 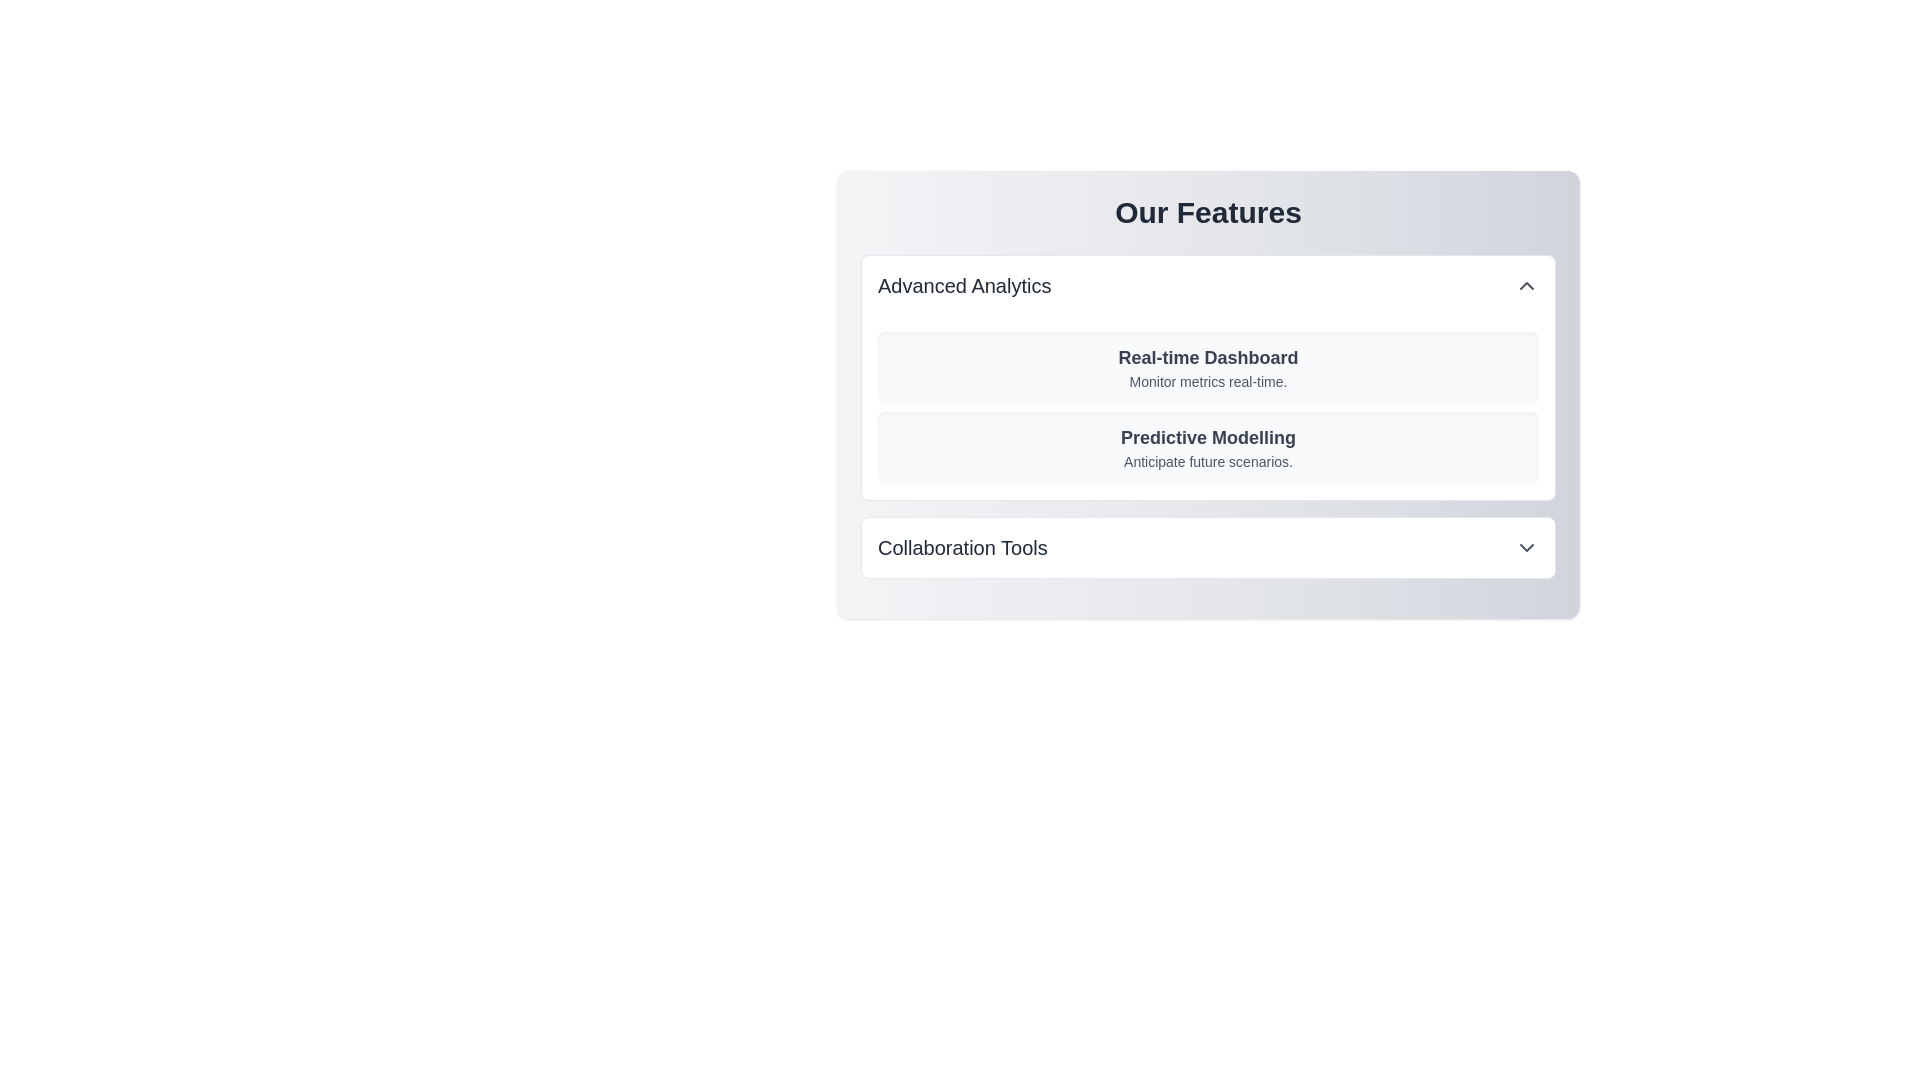 What do you see at coordinates (1525, 547) in the screenshot?
I see `the toggle button located at the far-right section of the 'Collaboration Tools' row` at bounding box center [1525, 547].